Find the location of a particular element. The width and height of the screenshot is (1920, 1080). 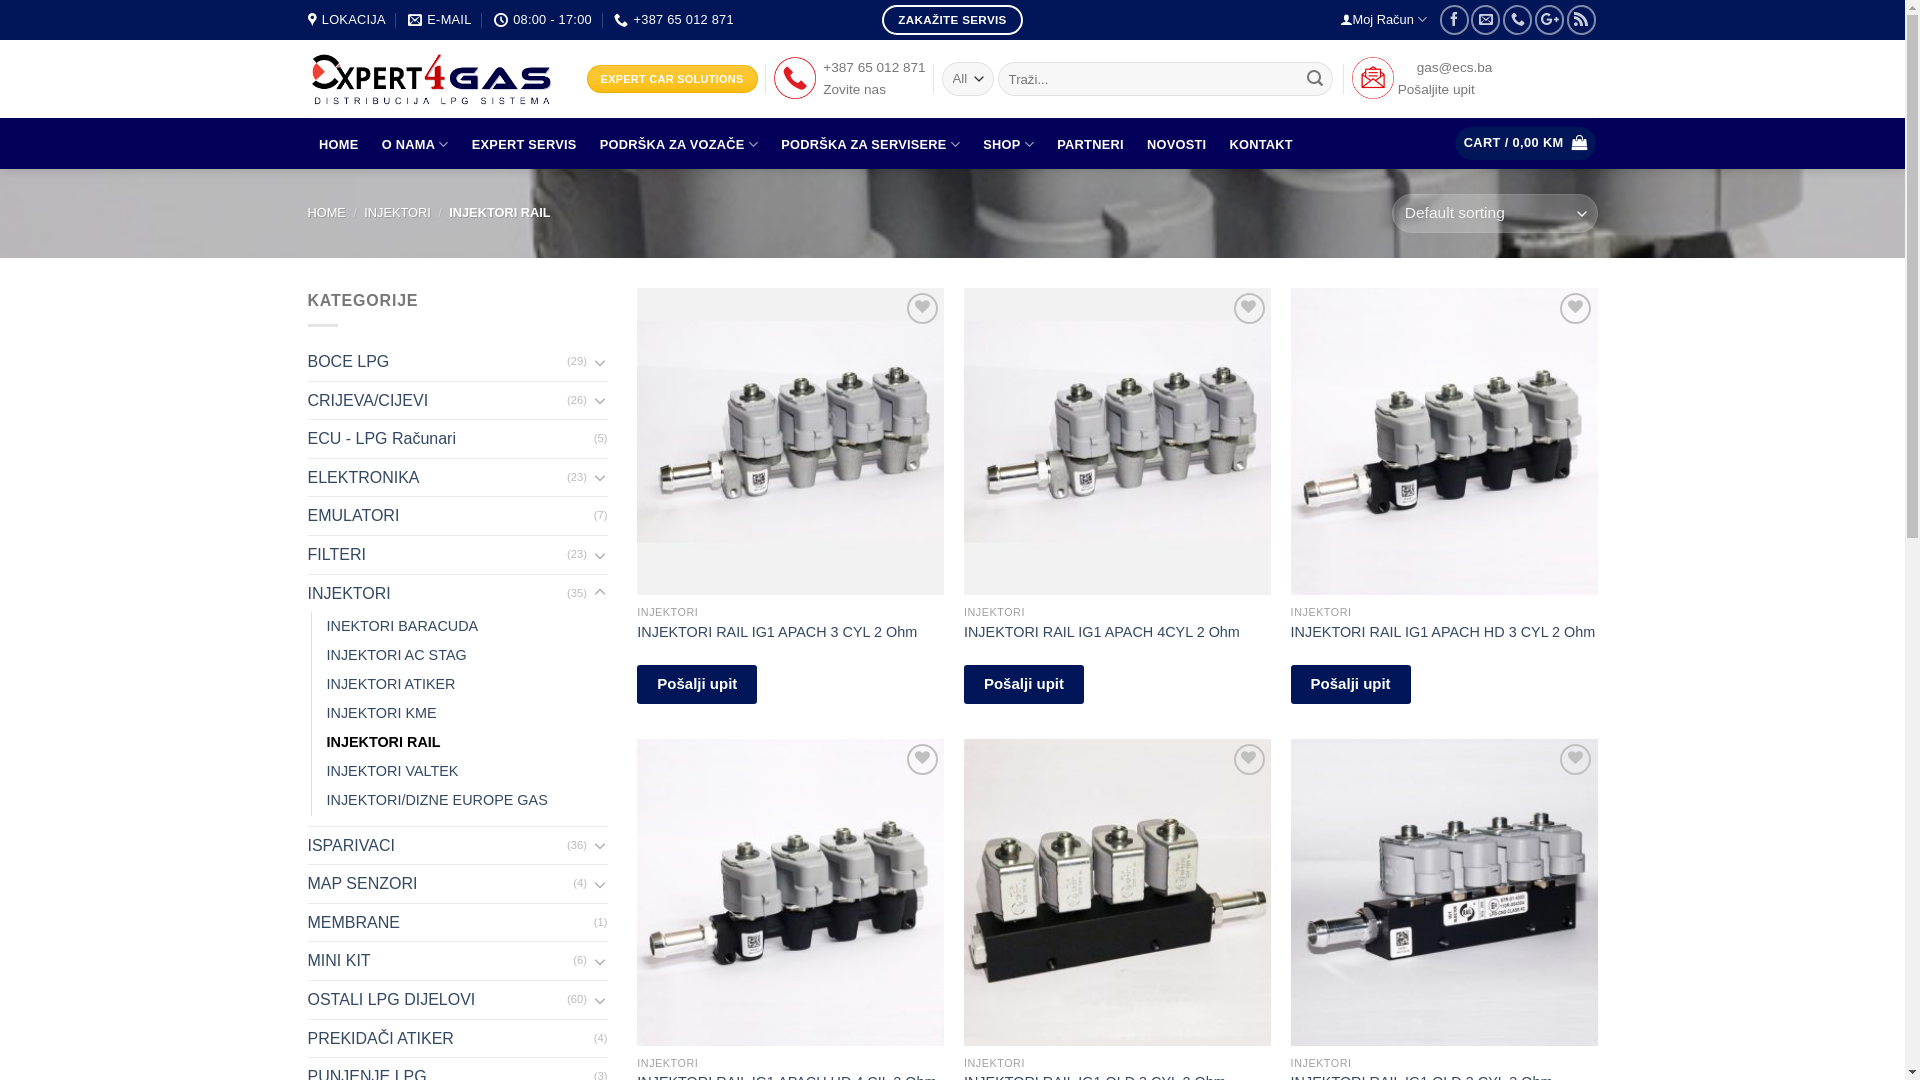

'CART / 0,00 KM' is located at coordinates (1524, 142).